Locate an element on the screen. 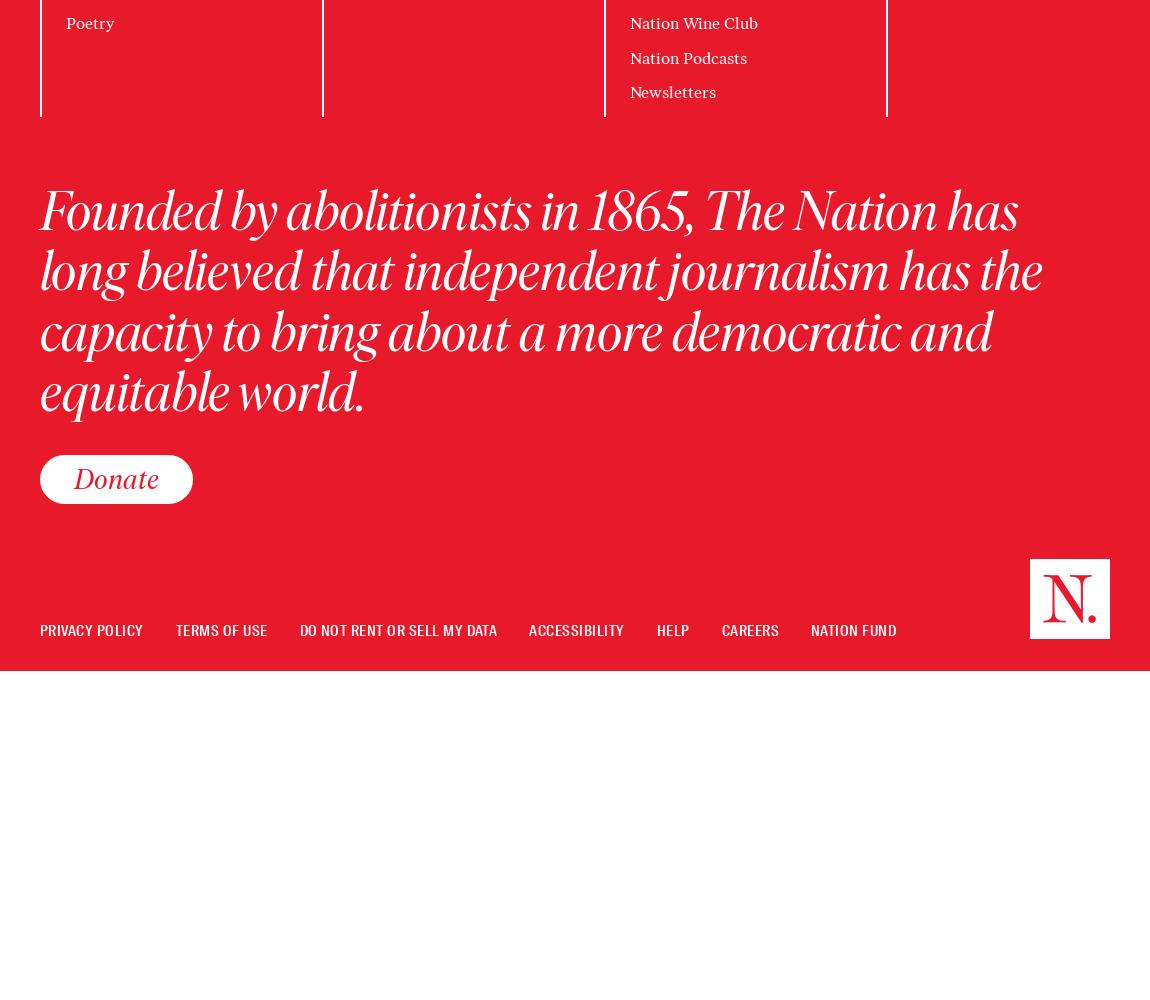 This screenshot has width=1150, height=1000. 'Nation Wine Club' is located at coordinates (693, 23).